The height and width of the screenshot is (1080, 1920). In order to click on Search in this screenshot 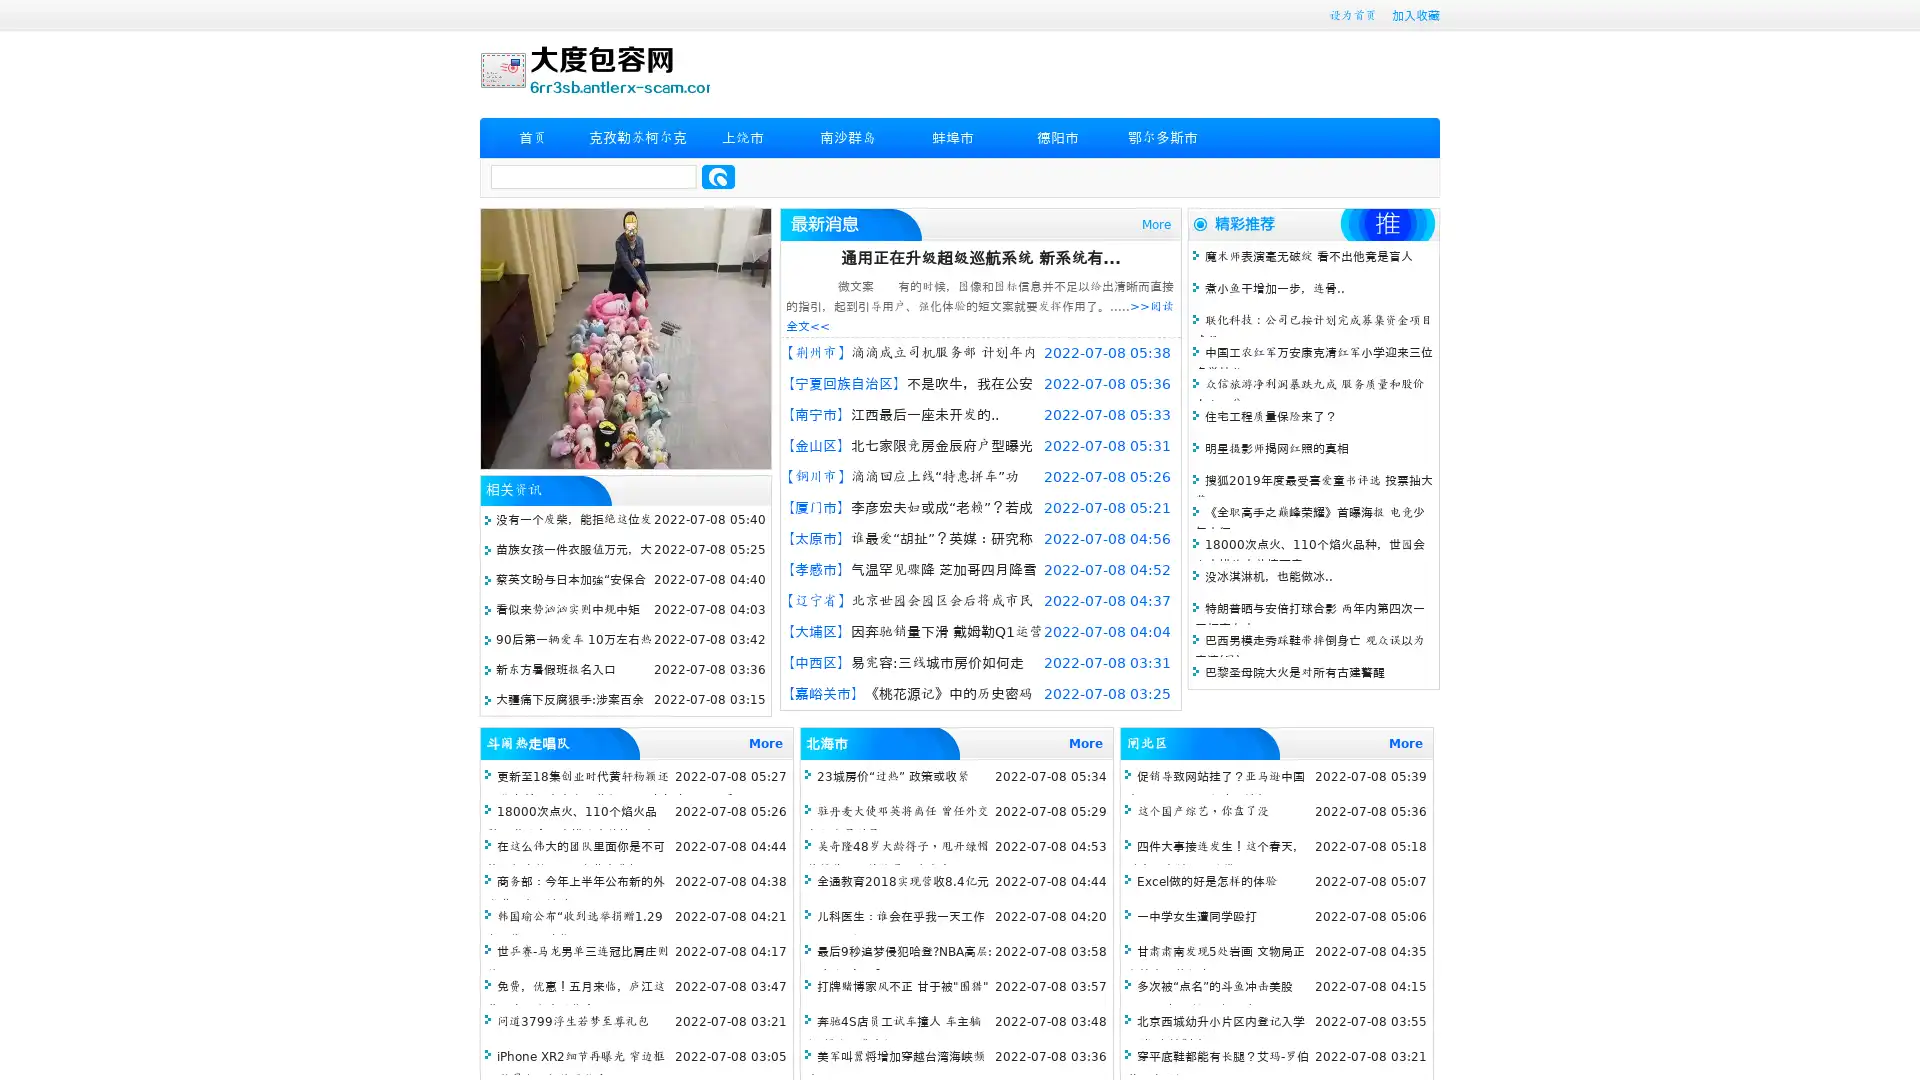, I will do `click(718, 176)`.